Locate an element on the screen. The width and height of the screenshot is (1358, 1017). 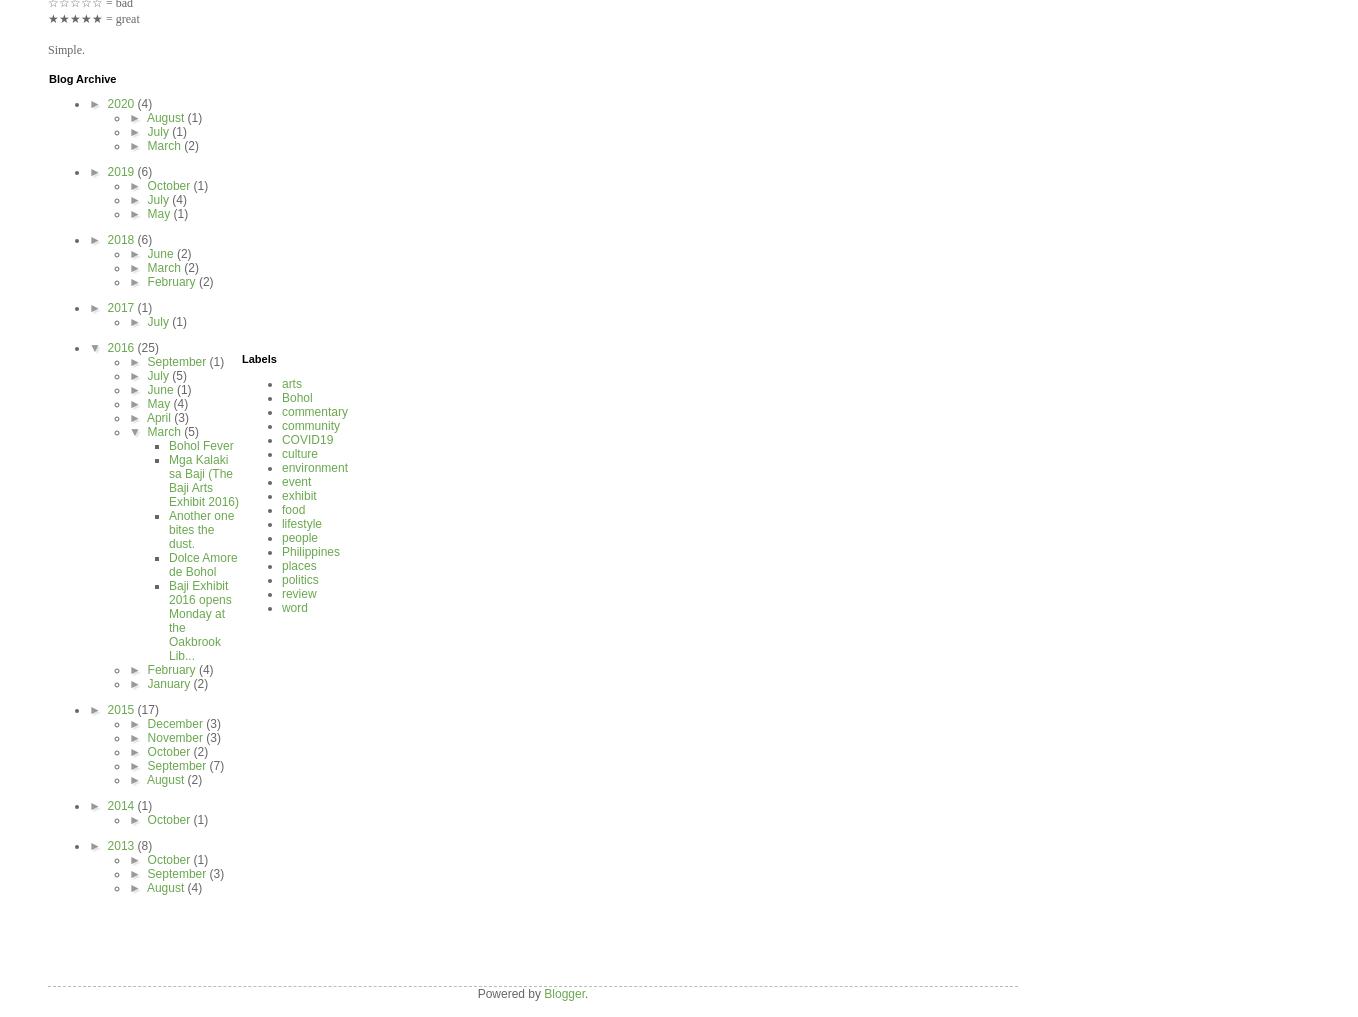
'2013' is located at coordinates (120, 844).